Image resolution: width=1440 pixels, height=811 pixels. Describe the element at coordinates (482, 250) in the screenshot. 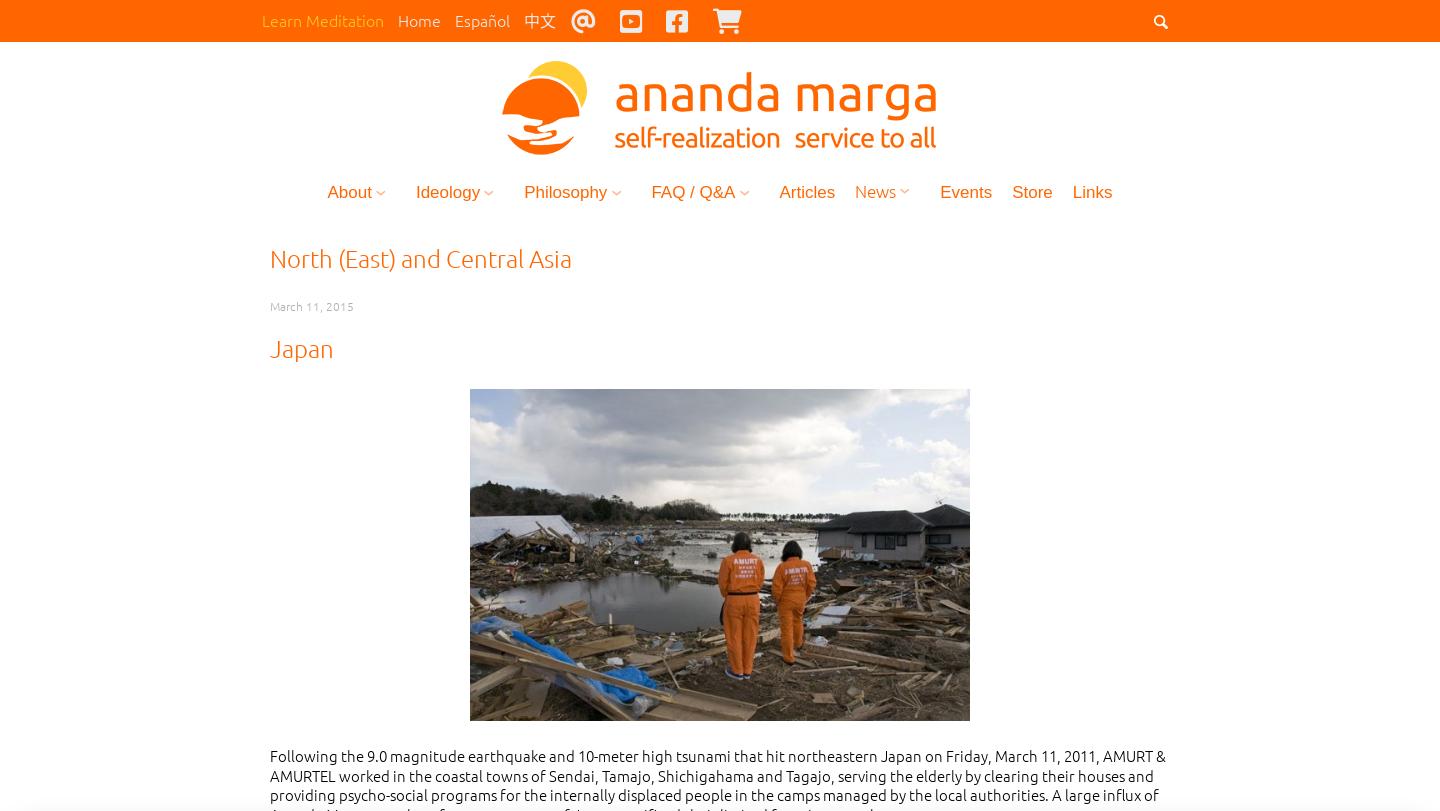

I see `'Self-Realization'` at that location.